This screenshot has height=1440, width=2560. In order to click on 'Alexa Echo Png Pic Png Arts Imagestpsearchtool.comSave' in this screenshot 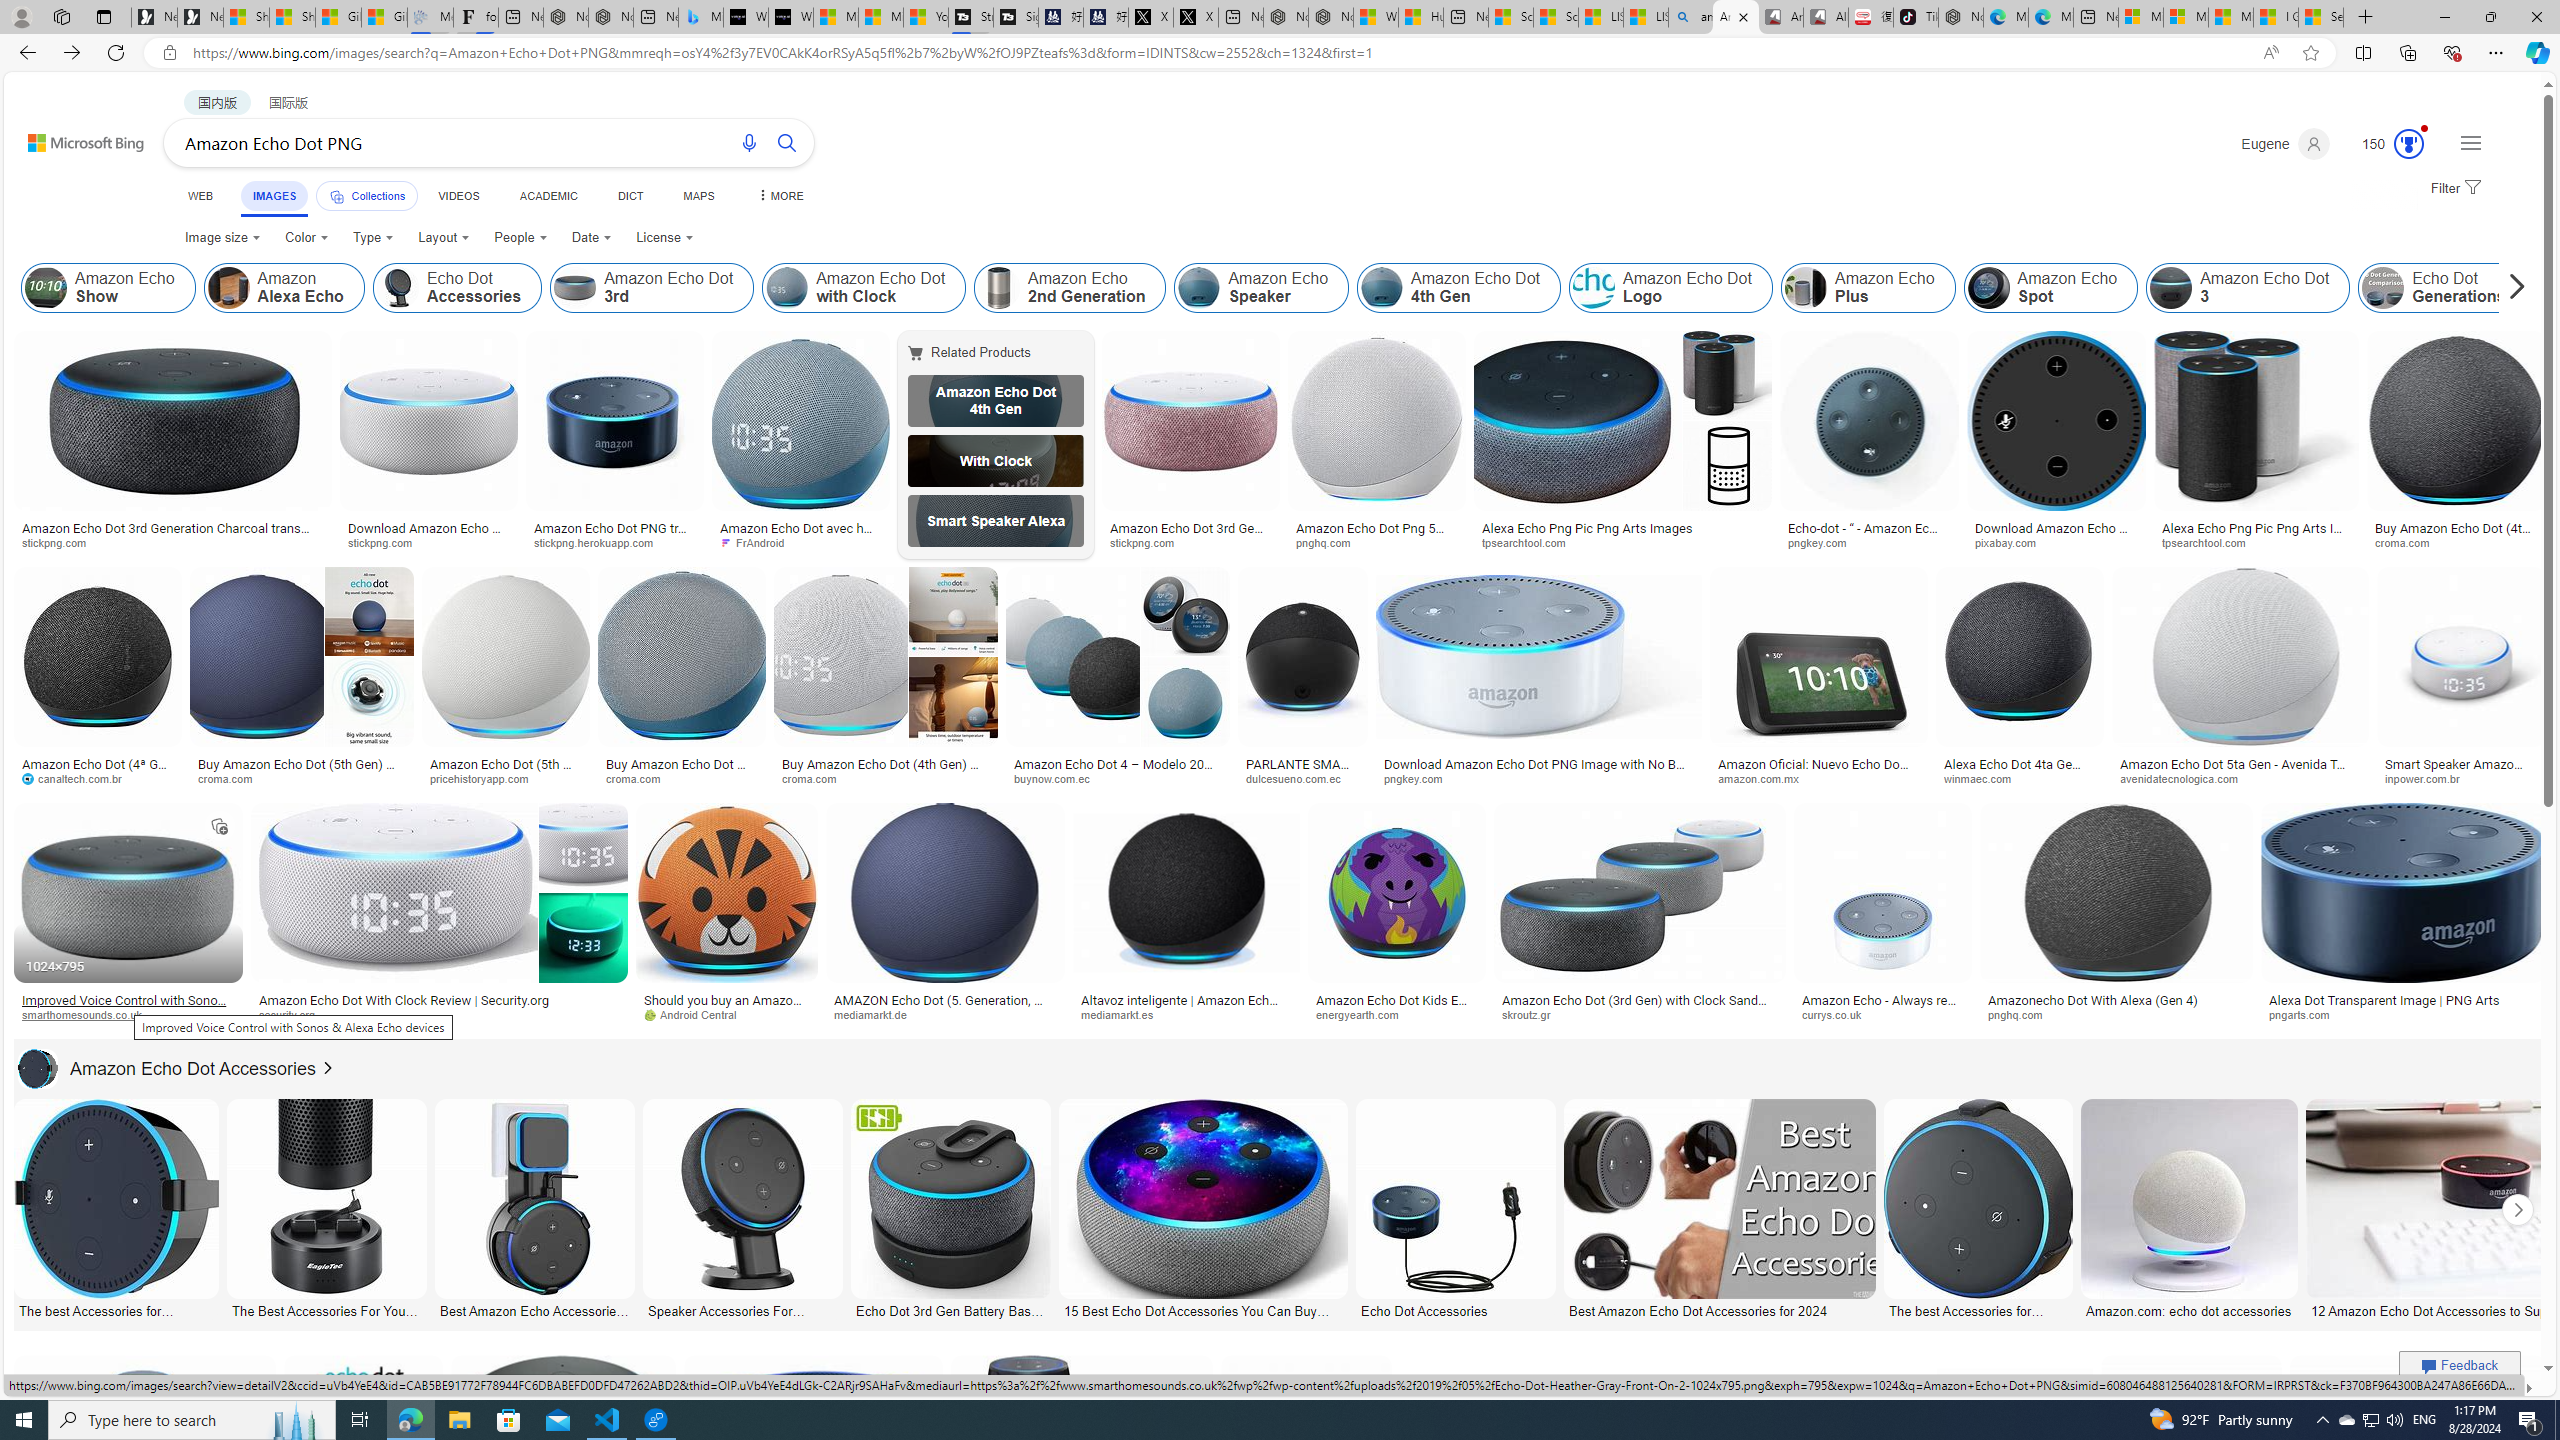, I will do `click(1626, 444)`.